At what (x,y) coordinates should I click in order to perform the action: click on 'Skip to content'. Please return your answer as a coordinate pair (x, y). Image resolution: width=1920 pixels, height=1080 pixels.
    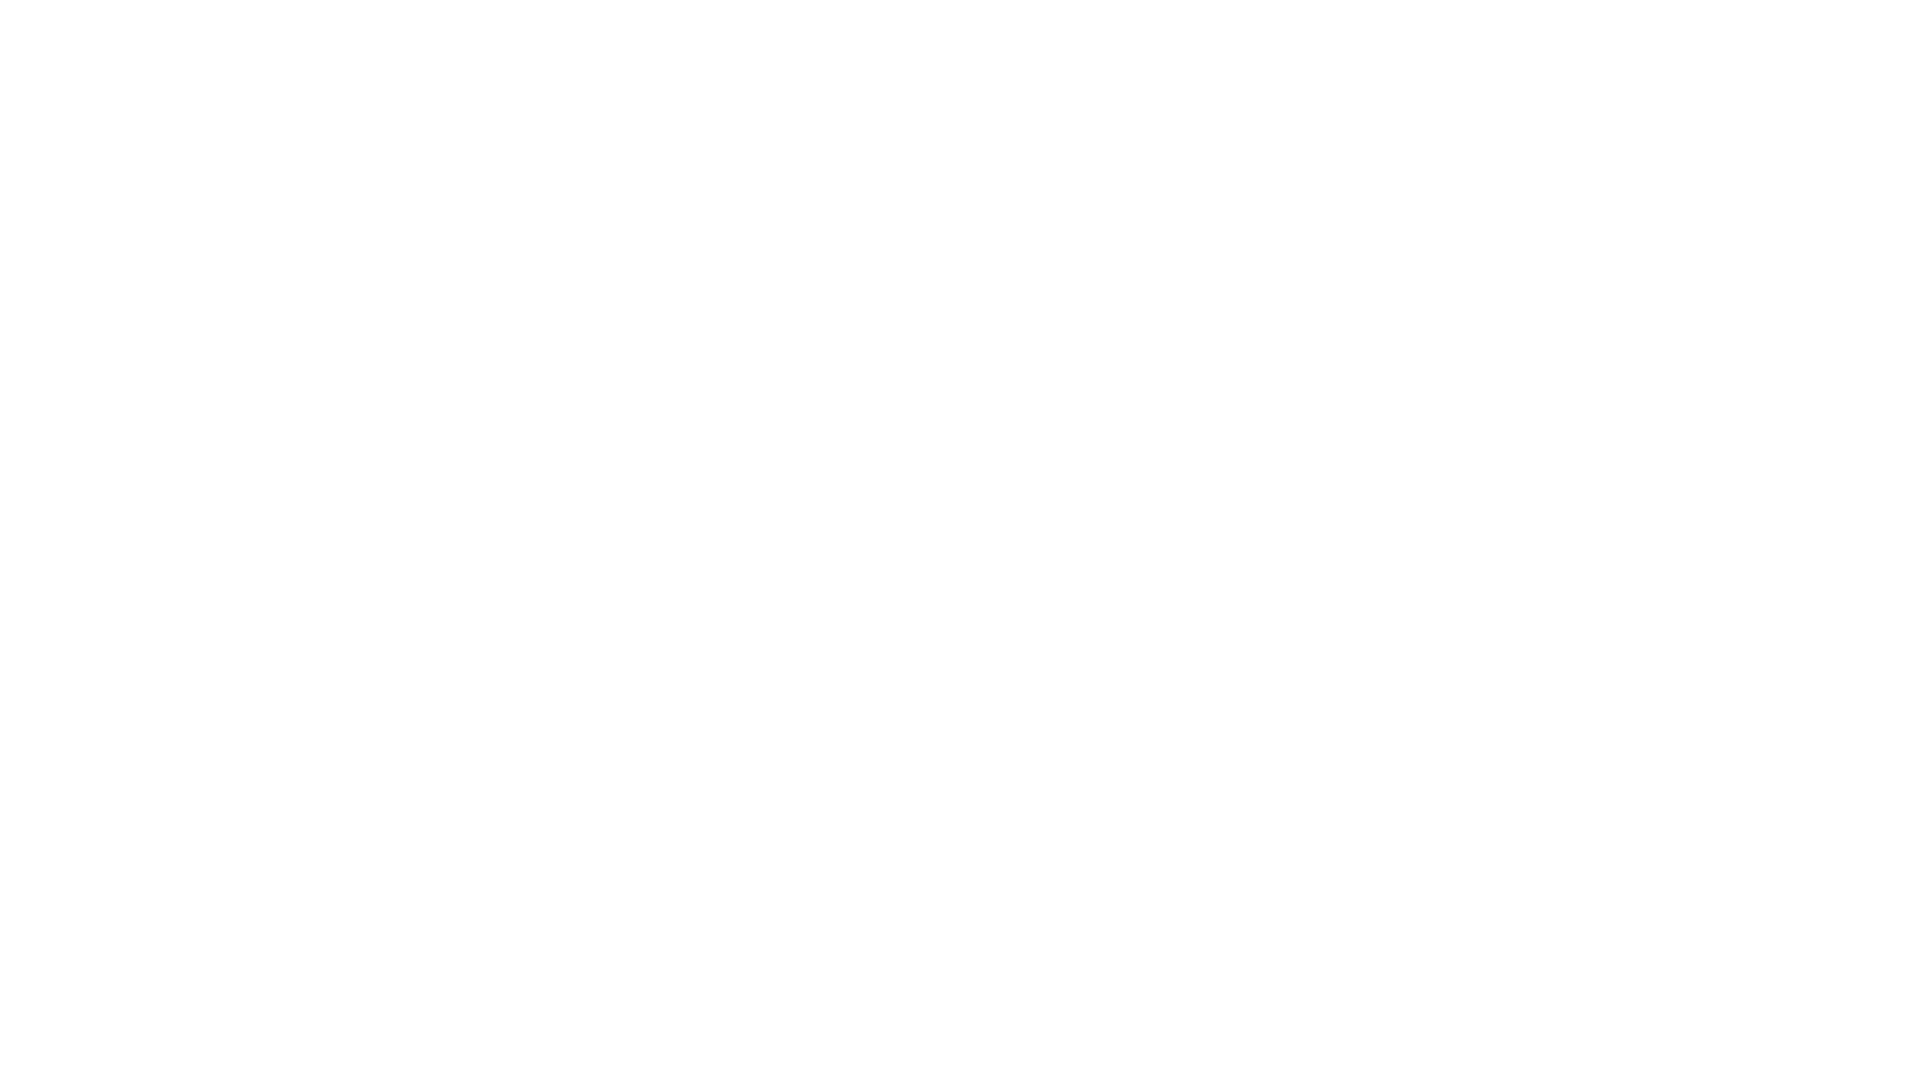
    Looking at the image, I should click on (19, 10).